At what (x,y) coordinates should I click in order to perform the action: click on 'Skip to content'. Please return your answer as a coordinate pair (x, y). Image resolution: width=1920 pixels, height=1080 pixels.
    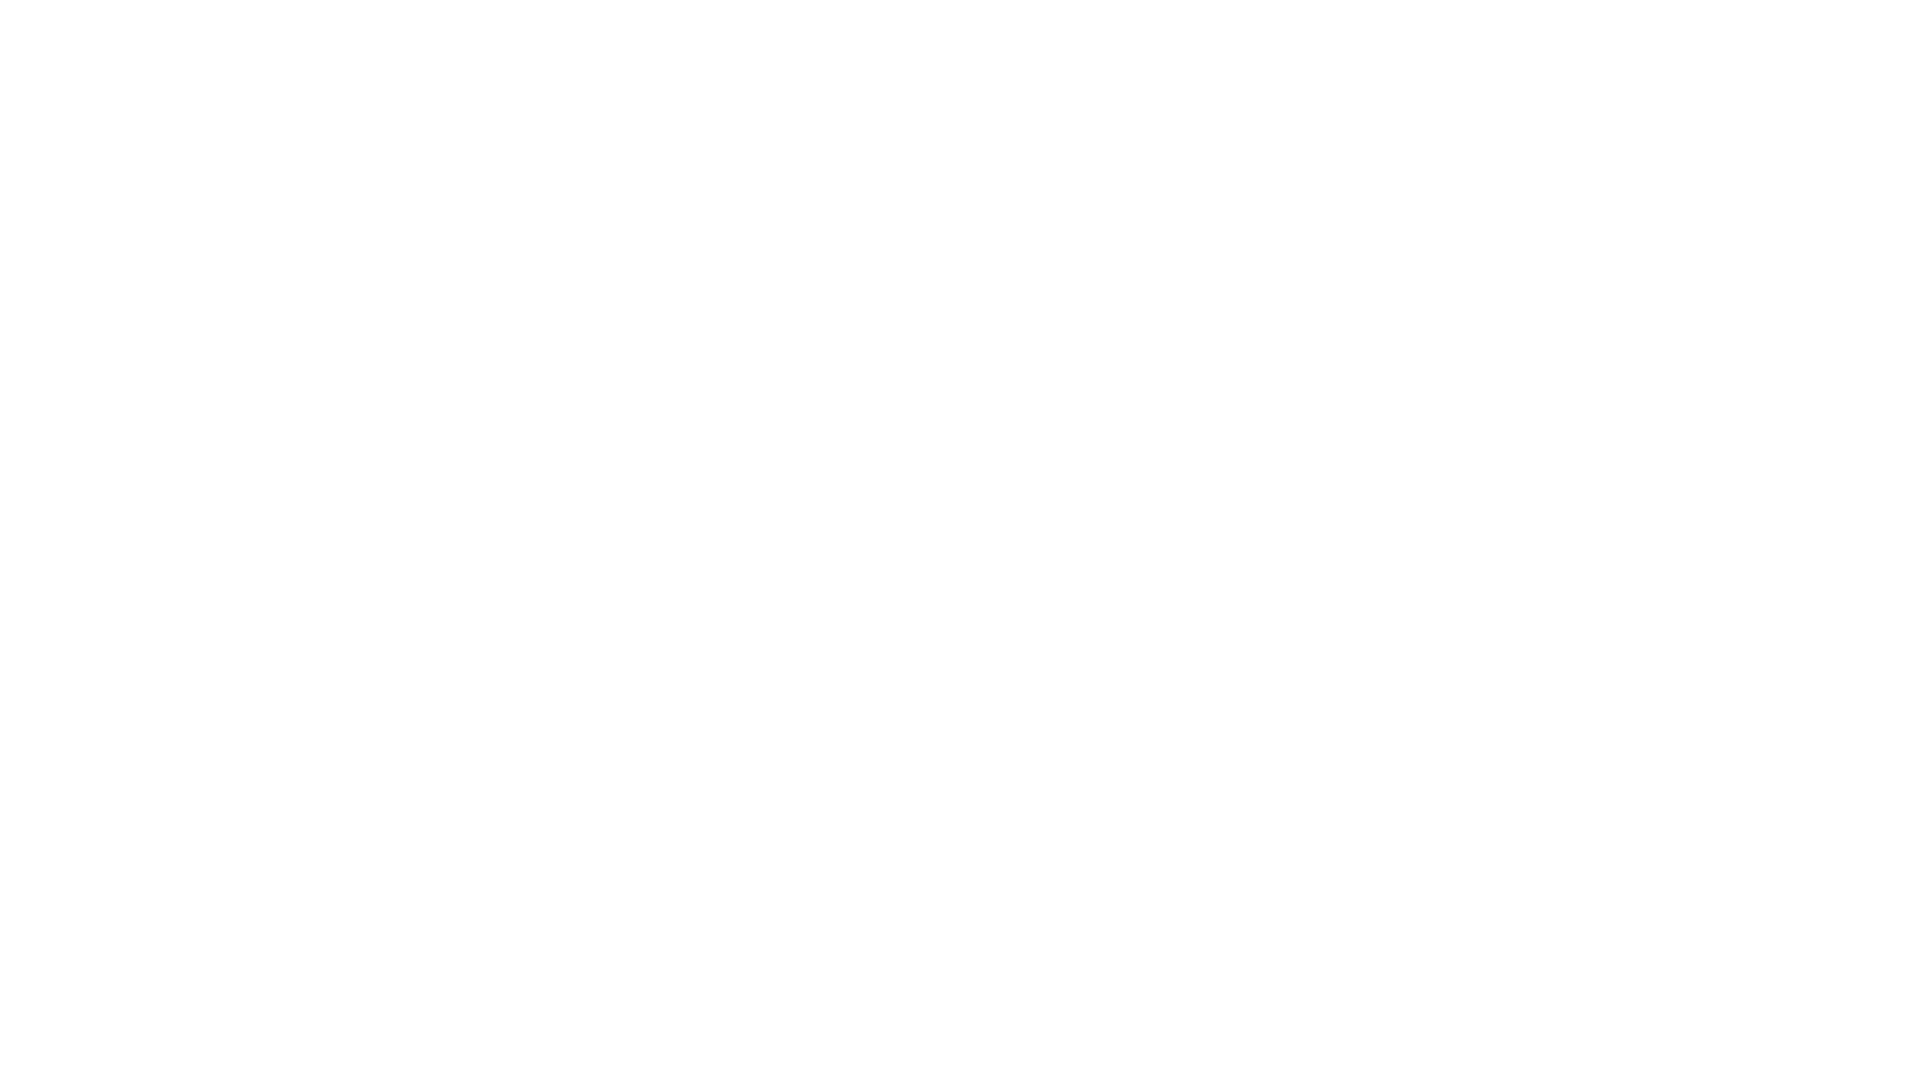
    Looking at the image, I should click on (19, 10).